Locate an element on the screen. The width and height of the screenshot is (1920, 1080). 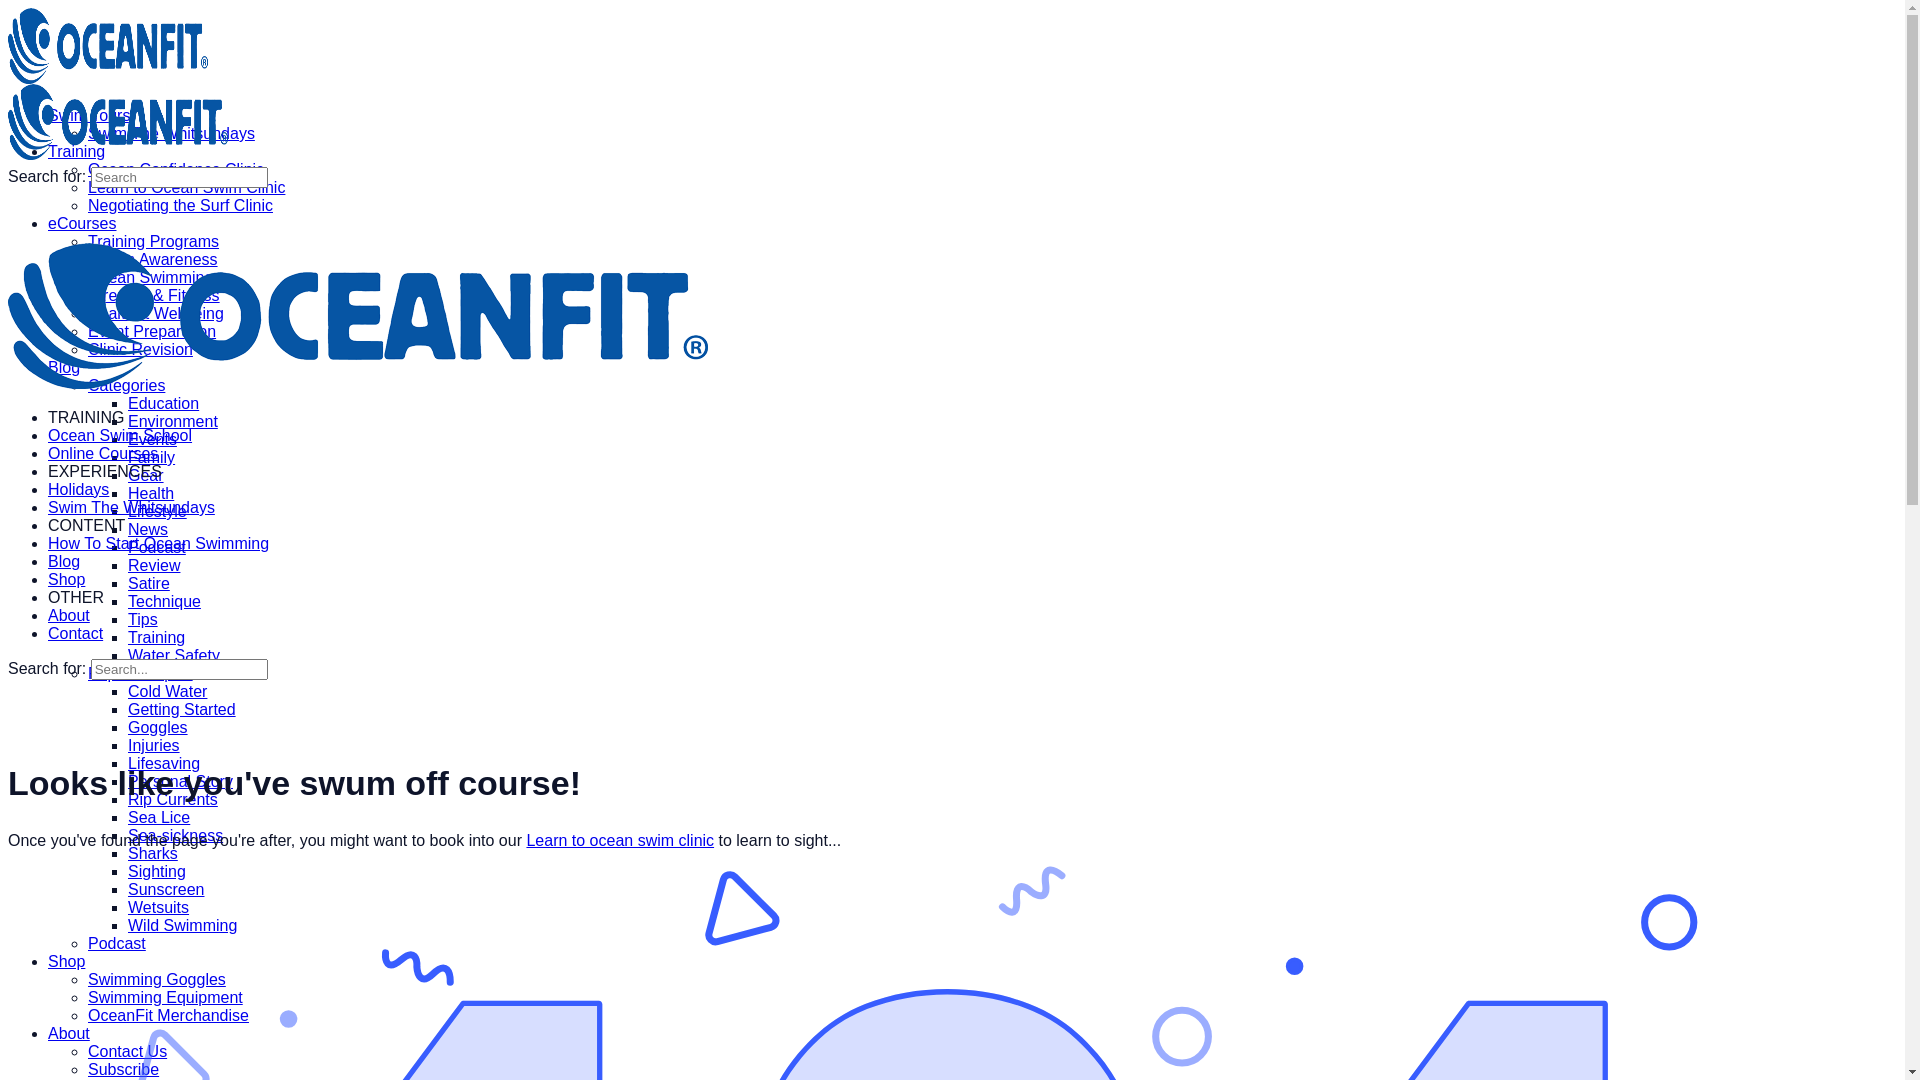
'Sea Lice' is located at coordinates (157, 817).